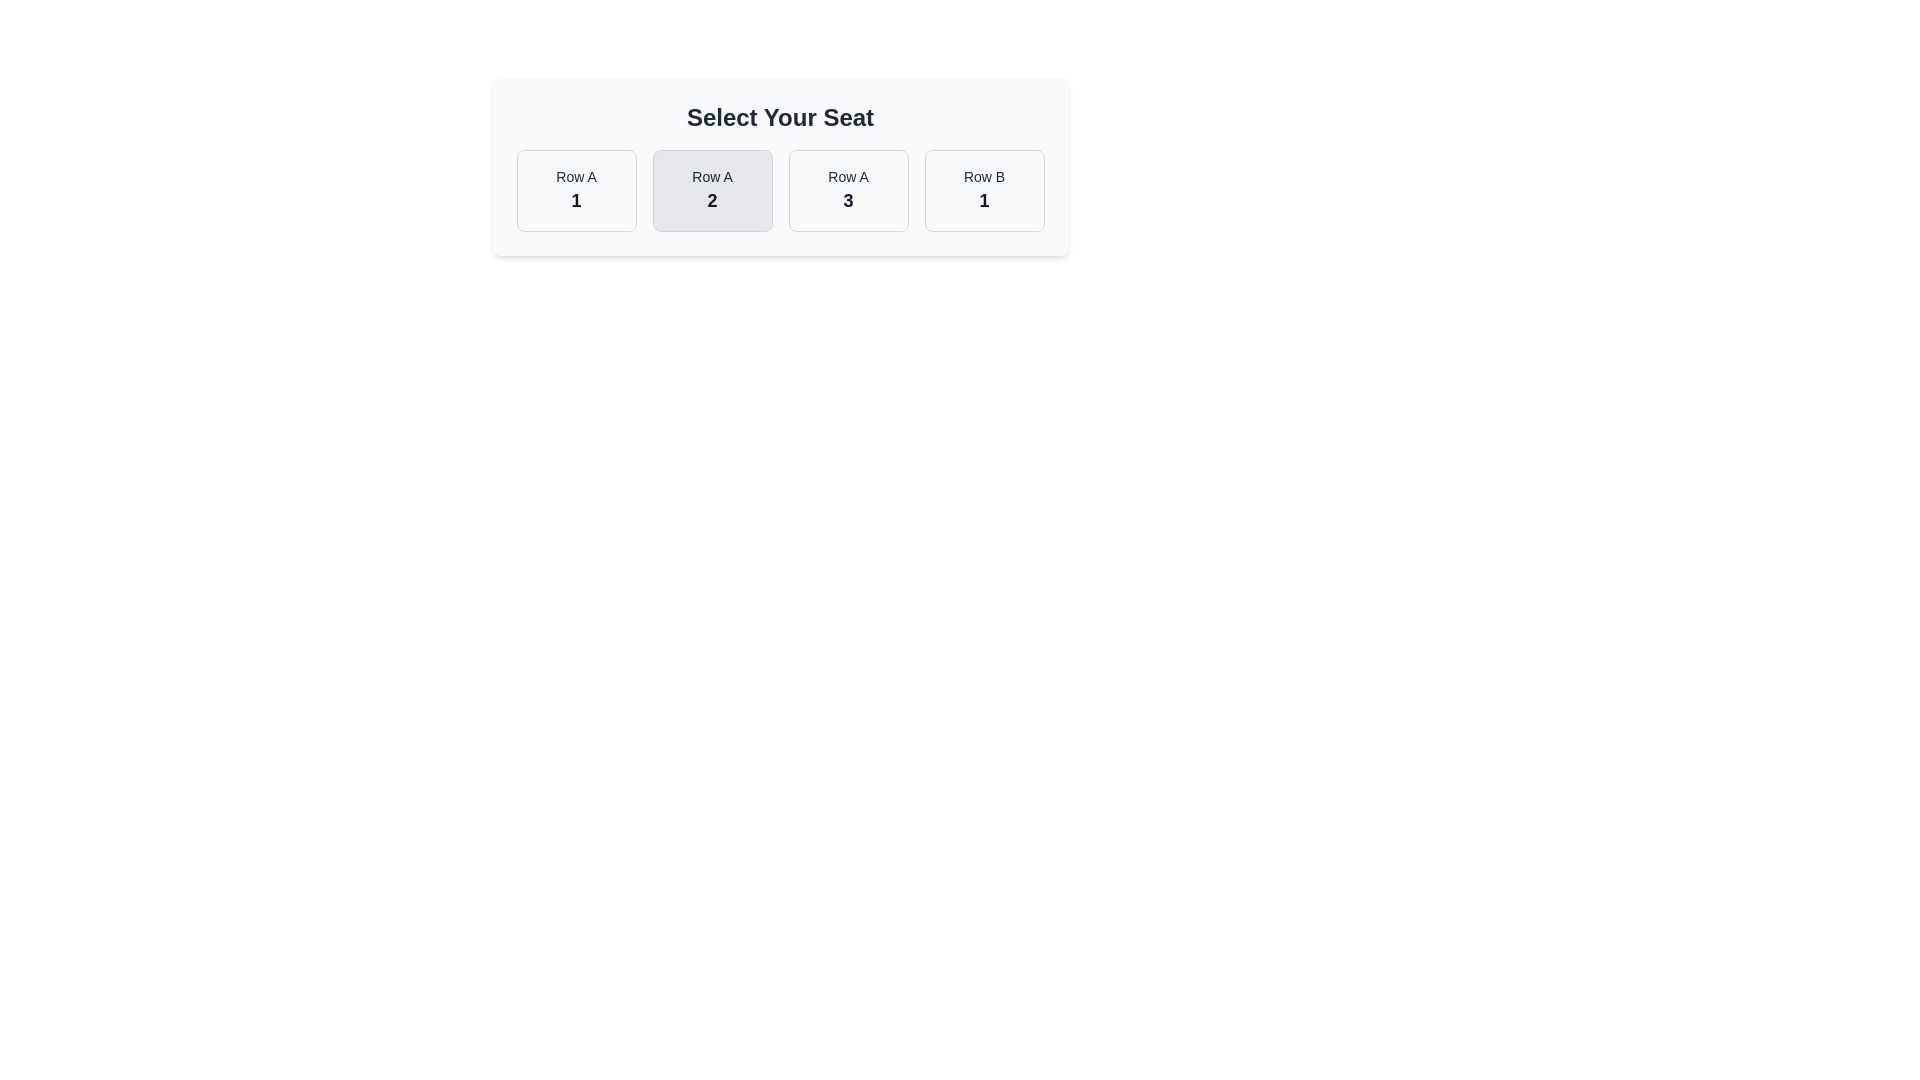  Describe the element at coordinates (984, 176) in the screenshot. I see `the label indicating the row associated with the button in the 'Select Your Seat' section, located at the rightmost end of the row` at that location.